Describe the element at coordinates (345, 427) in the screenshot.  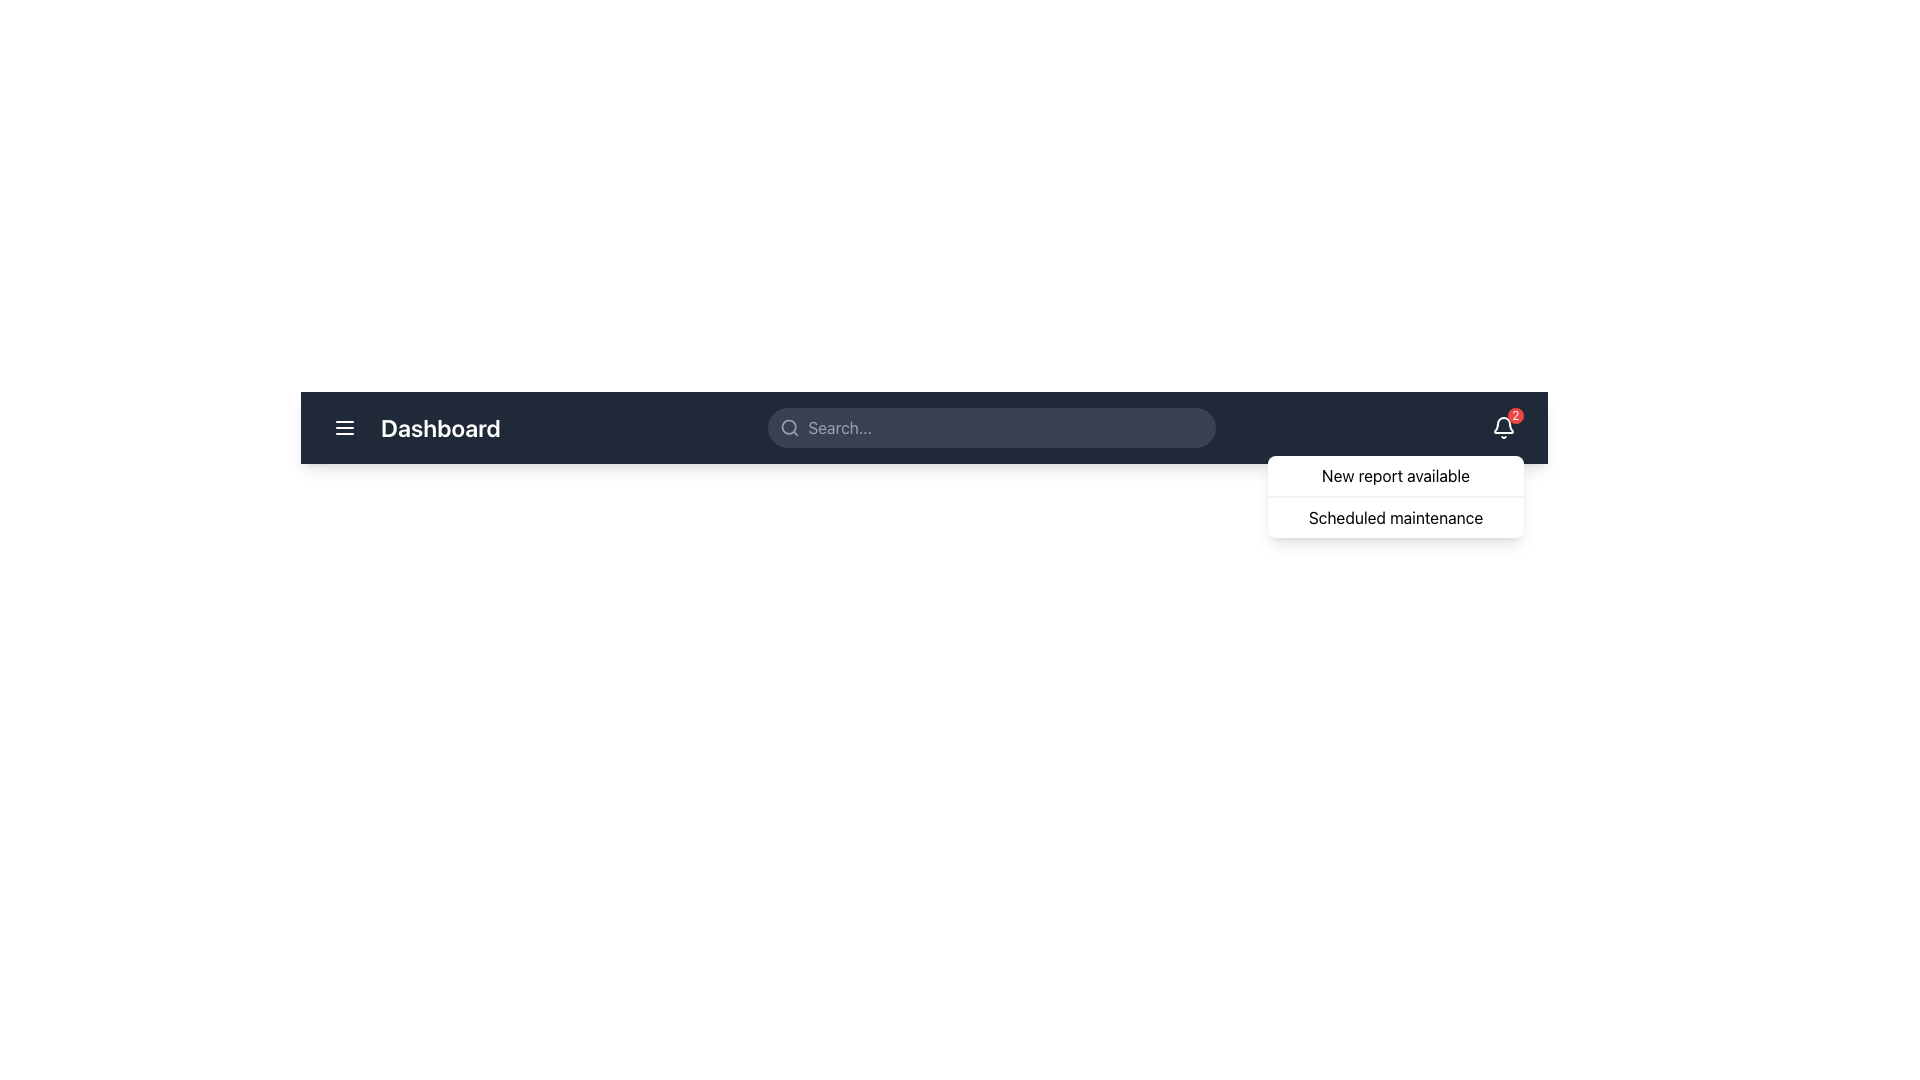
I see `the toggle button located to the left of the 'Dashboard' label in the navigation bar` at that location.